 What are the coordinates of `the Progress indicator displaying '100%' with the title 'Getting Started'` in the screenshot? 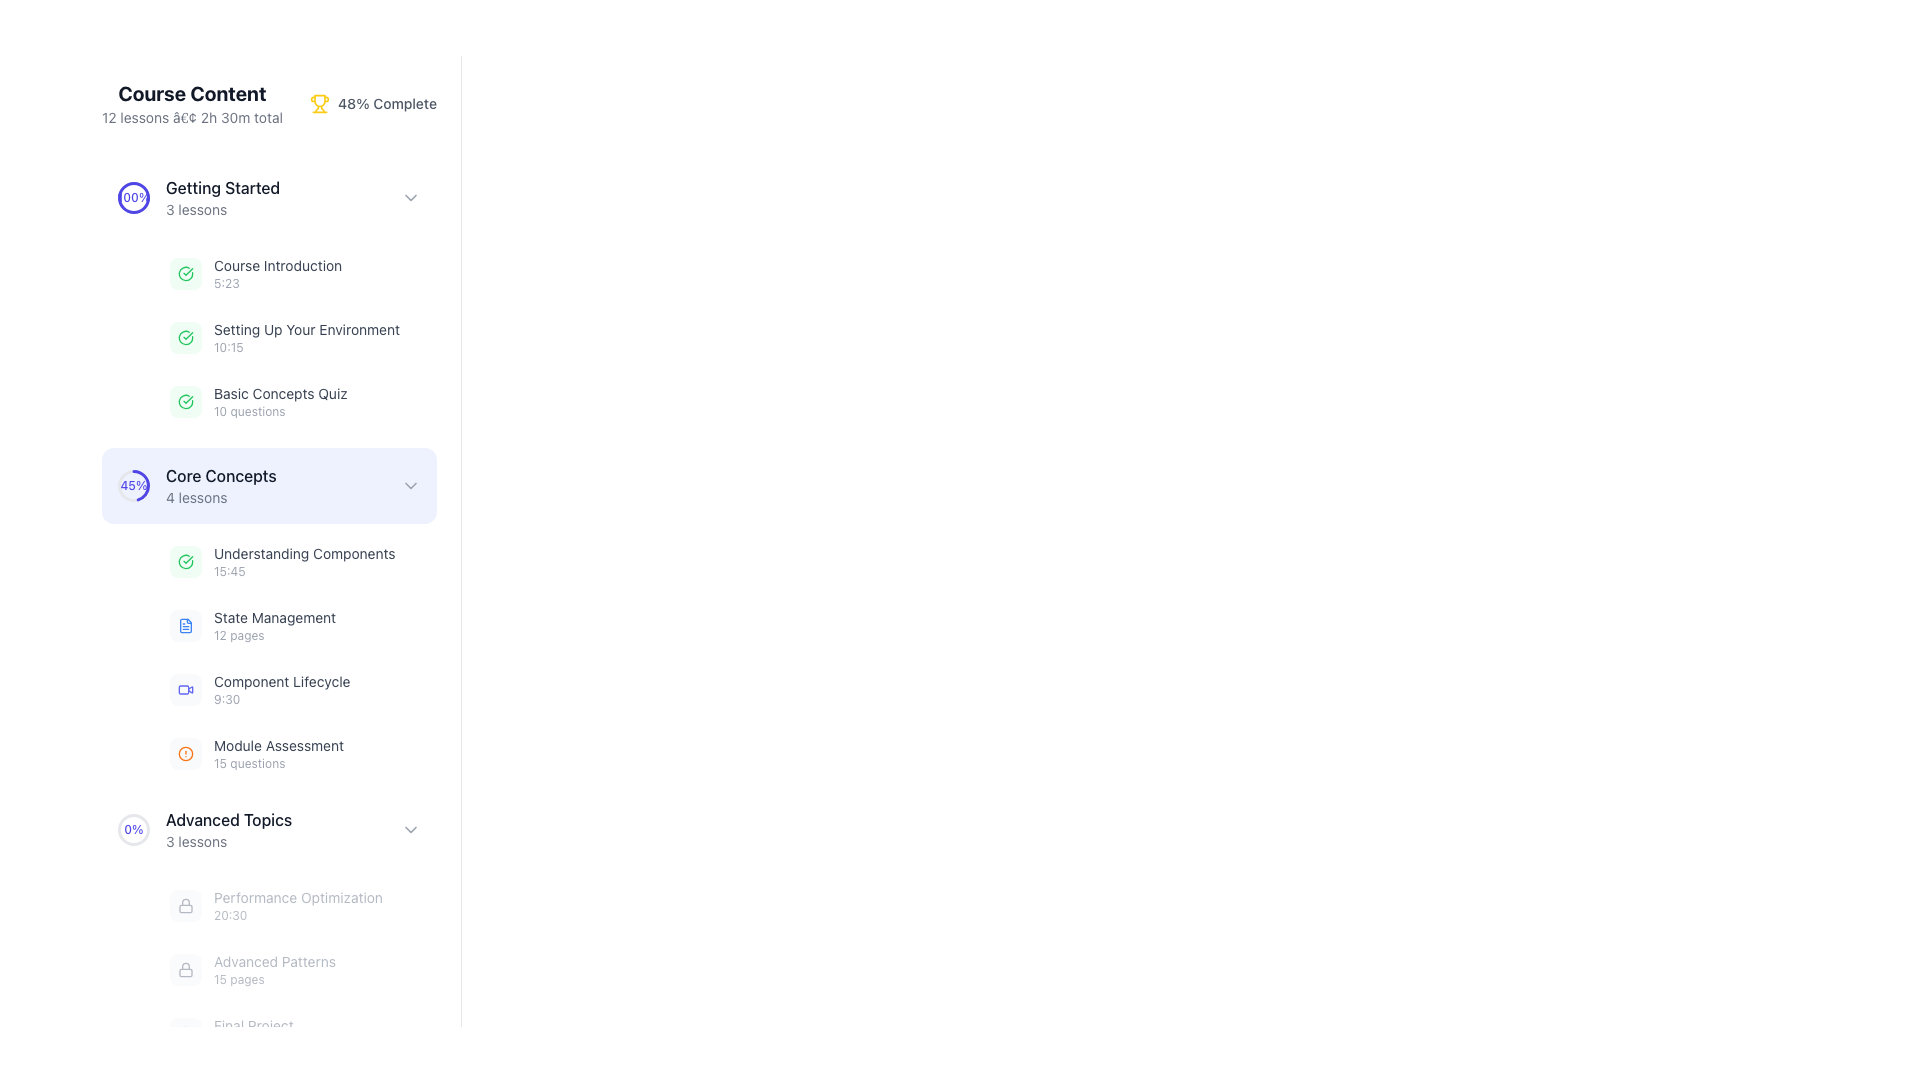 It's located at (198, 197).